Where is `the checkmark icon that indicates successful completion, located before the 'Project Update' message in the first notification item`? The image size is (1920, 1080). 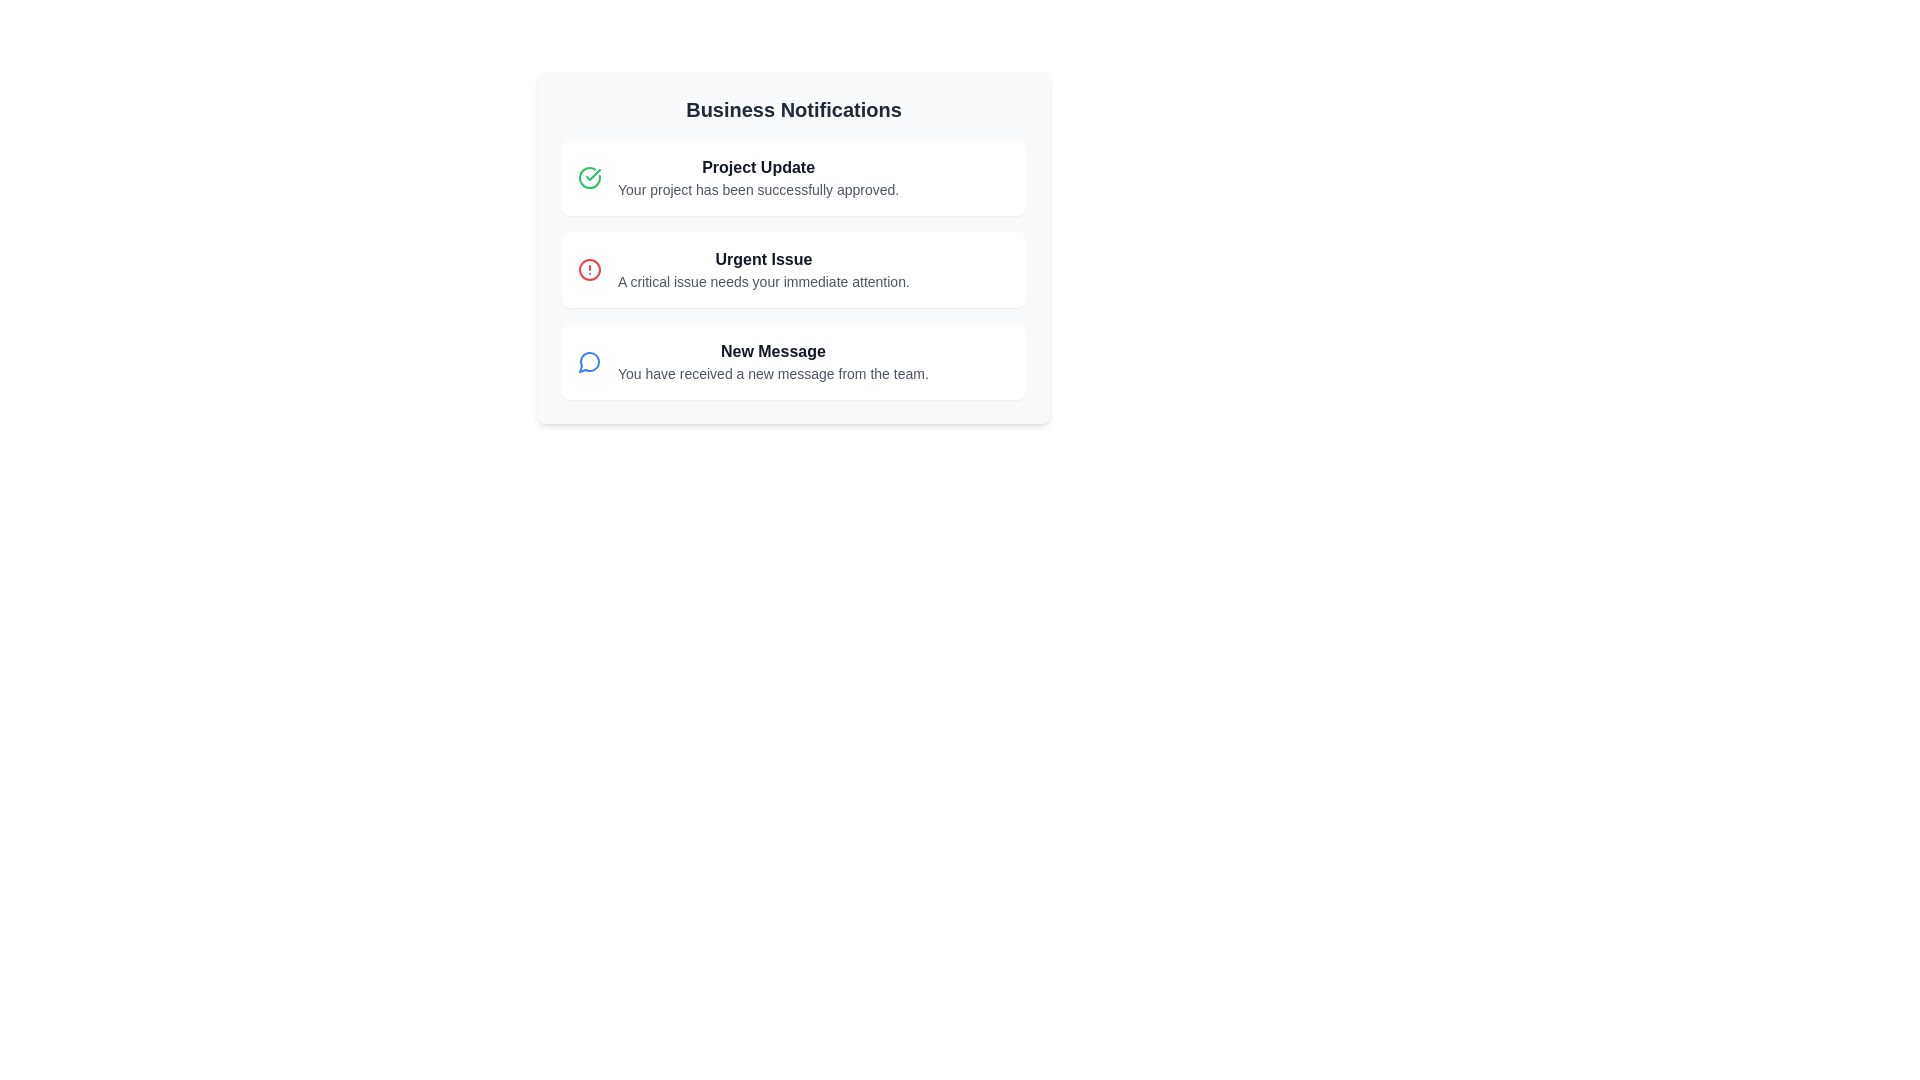 the checkmark icon that indicates successful completion, located before the 'Project Update' message in the first notification item is located at coordinates (592, 173).